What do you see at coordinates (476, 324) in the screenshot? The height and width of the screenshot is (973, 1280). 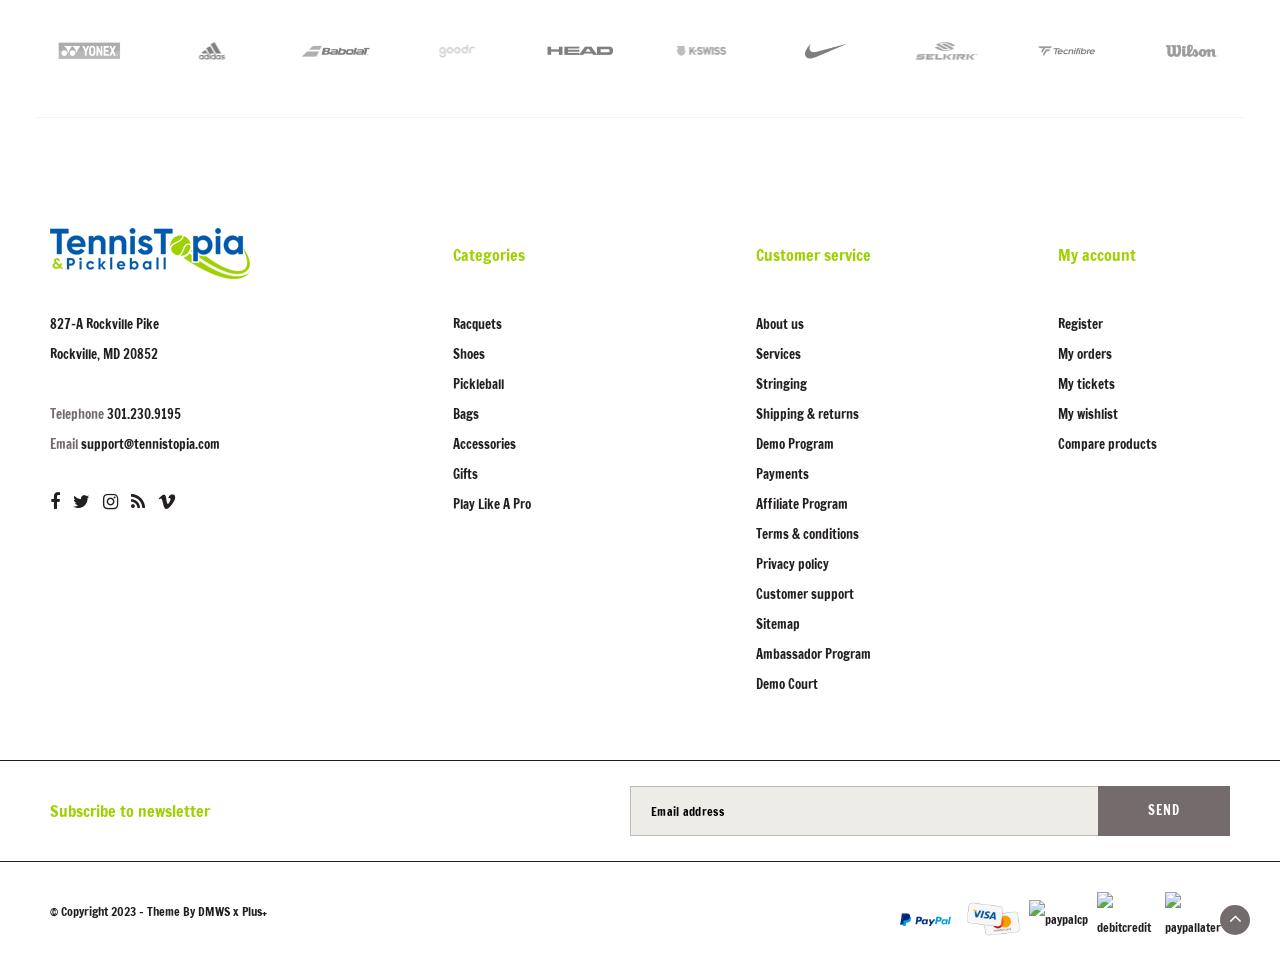 I see `'Racquets'` at bounding box center [476, 324].